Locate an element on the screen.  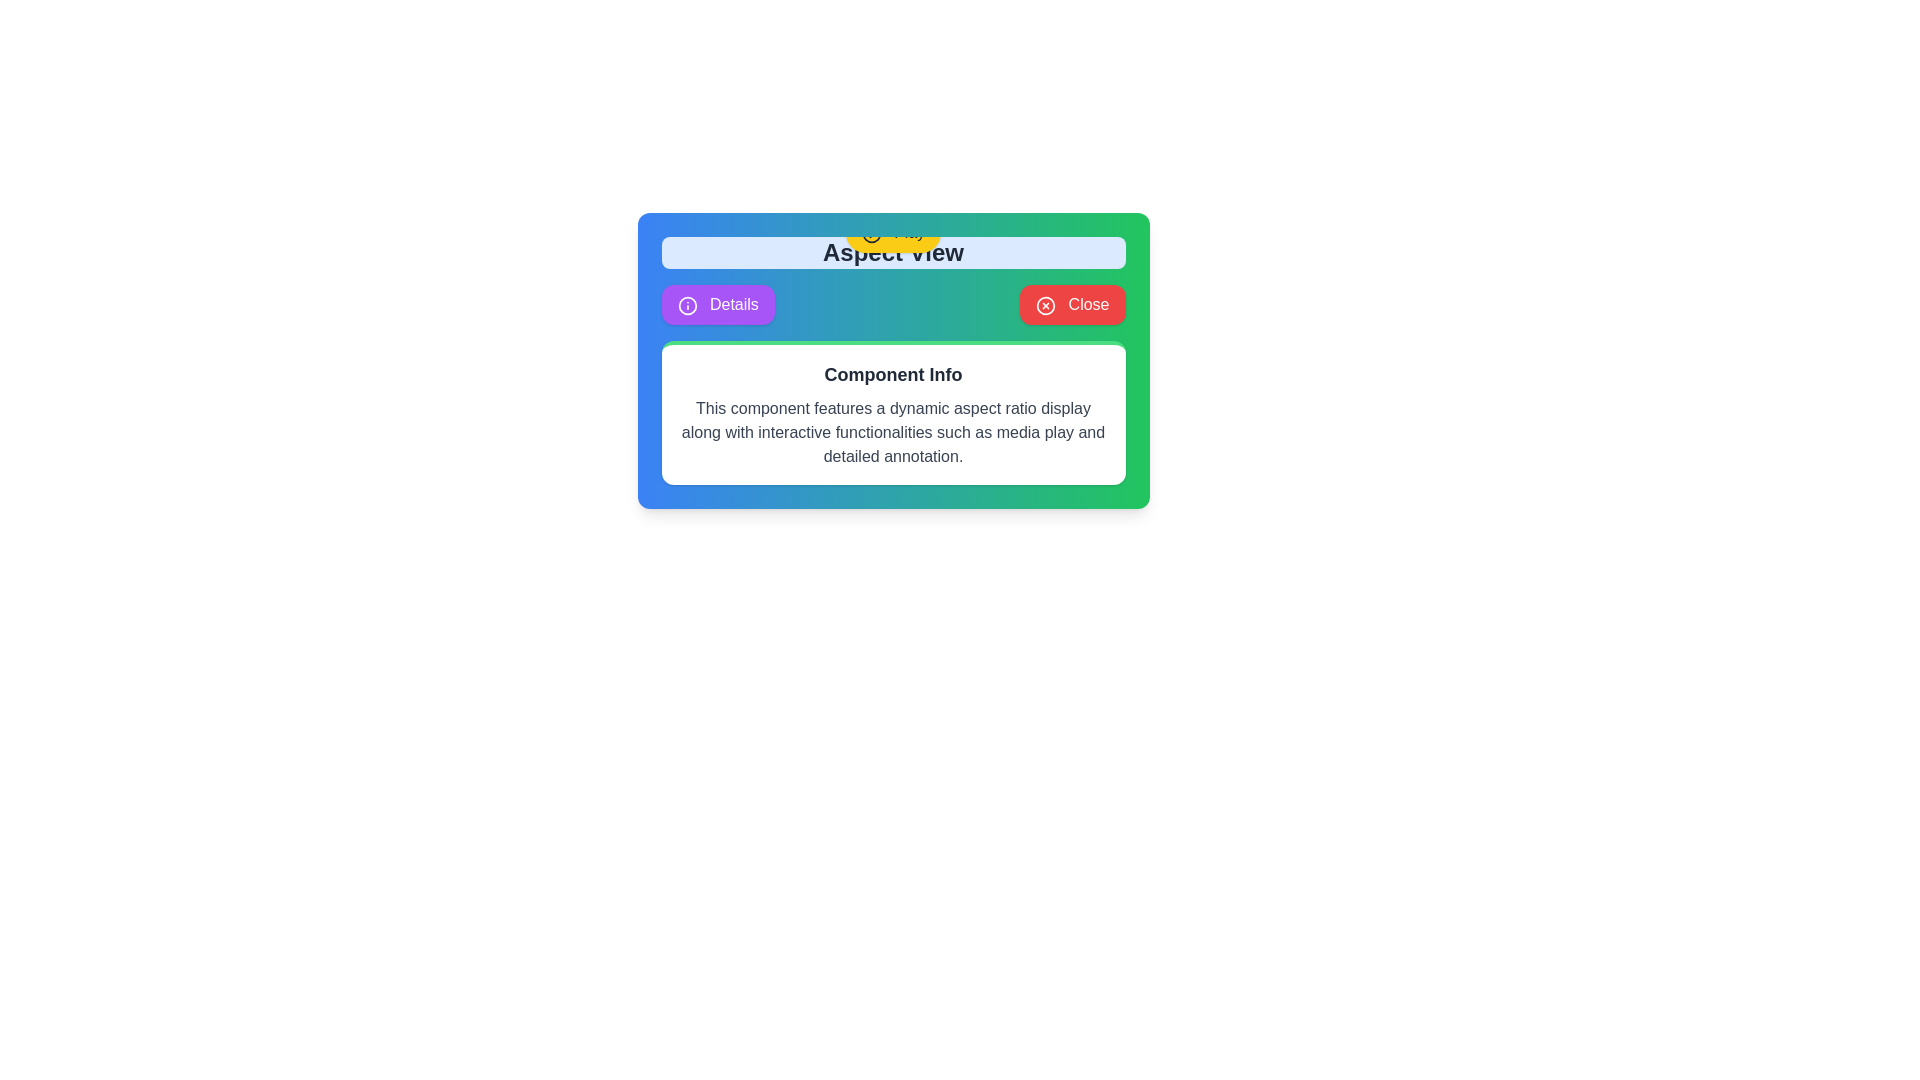
the 'Close' button located on the right side of the horizontal section containing two buttons ('Details' and 'Close') is located at coordinates (1071, 304).